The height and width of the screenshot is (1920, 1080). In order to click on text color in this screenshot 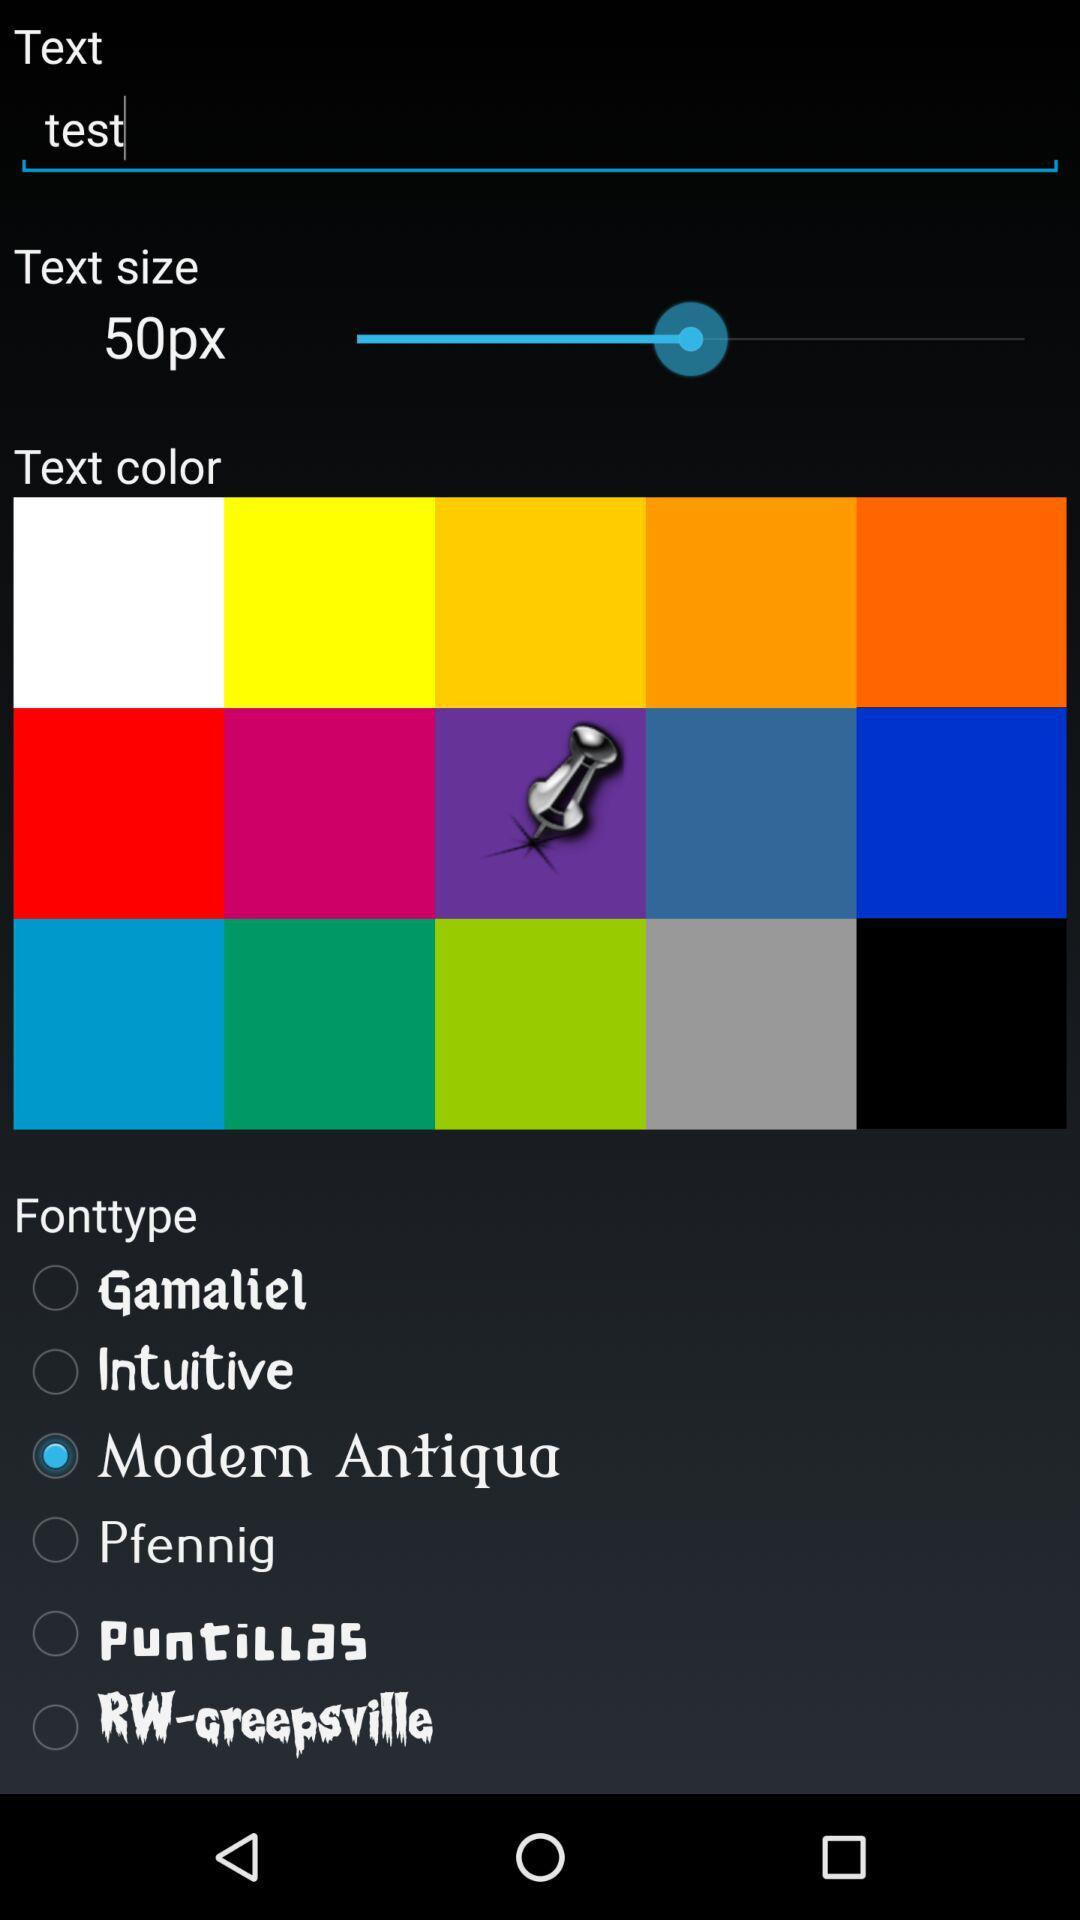, I will do `click(540, 813)`.